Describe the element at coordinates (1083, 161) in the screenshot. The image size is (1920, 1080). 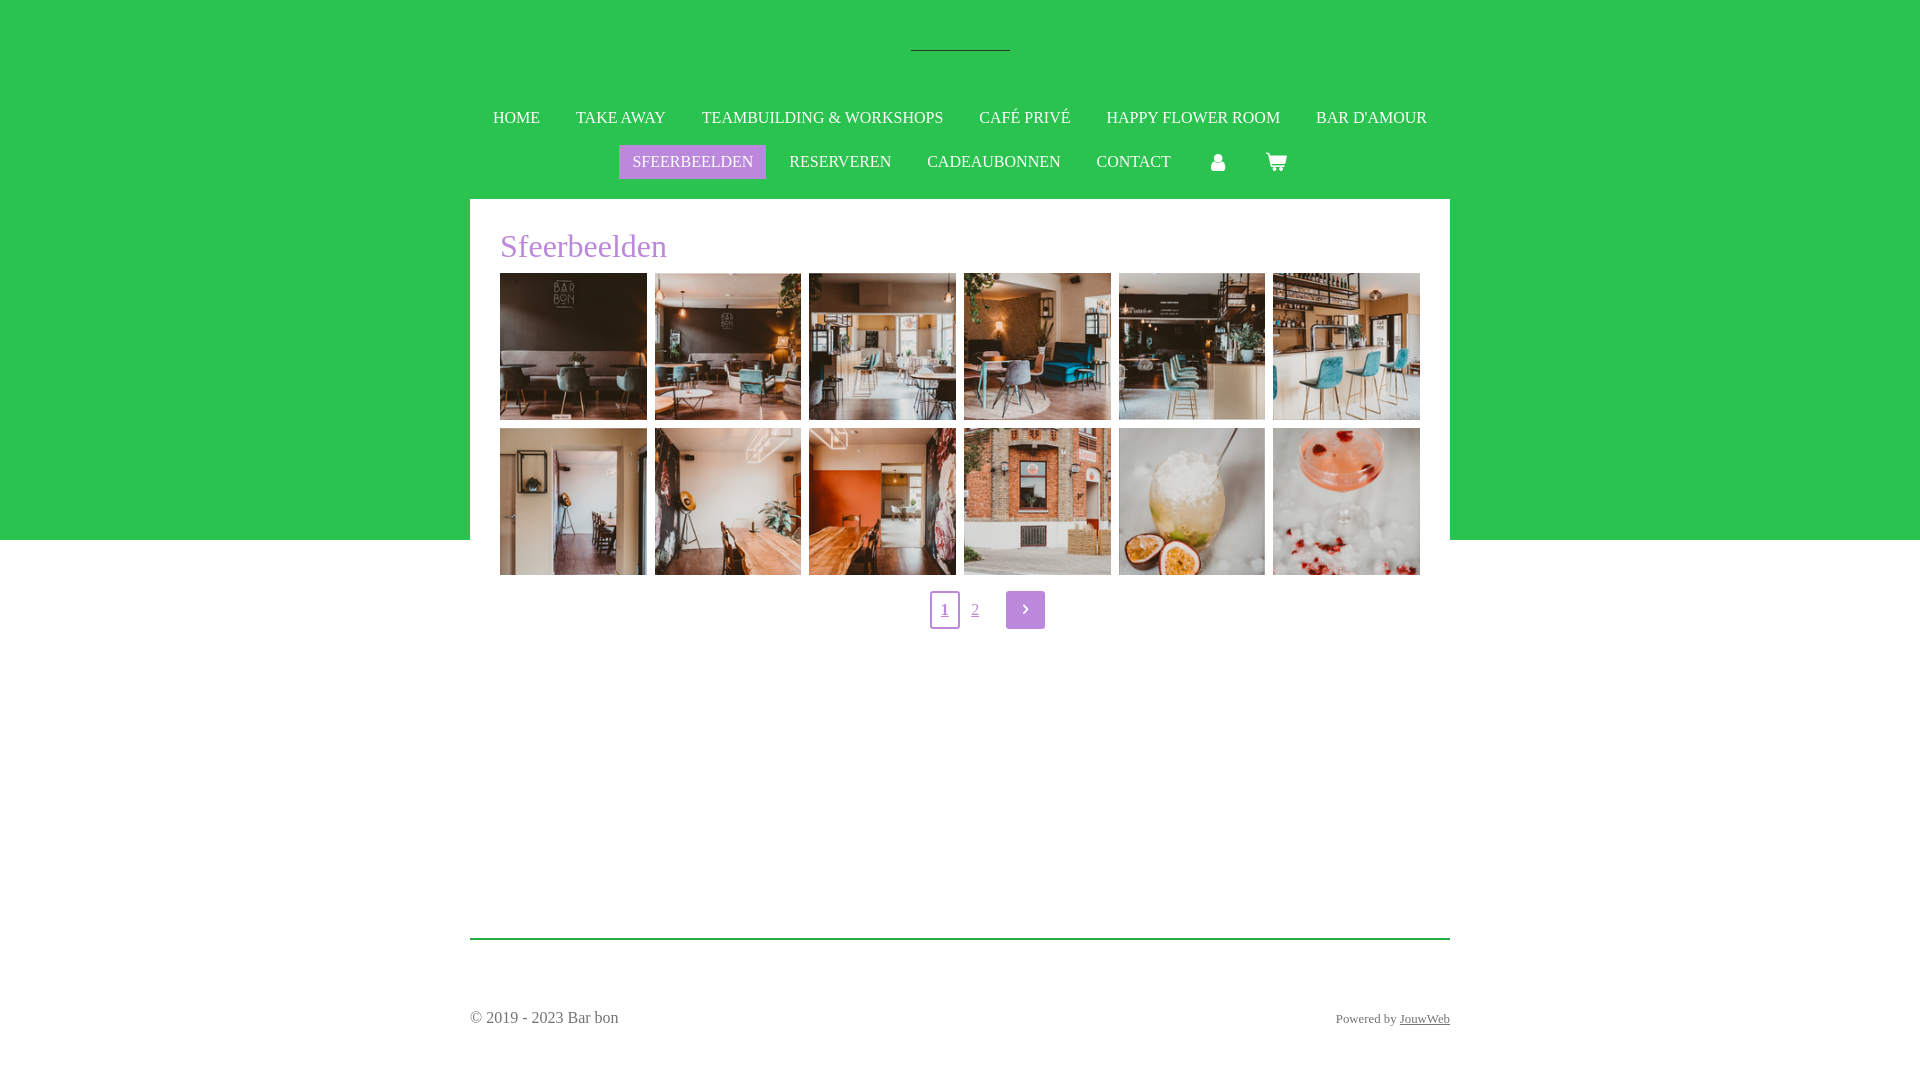
I see `'CONTACT'` at that location.